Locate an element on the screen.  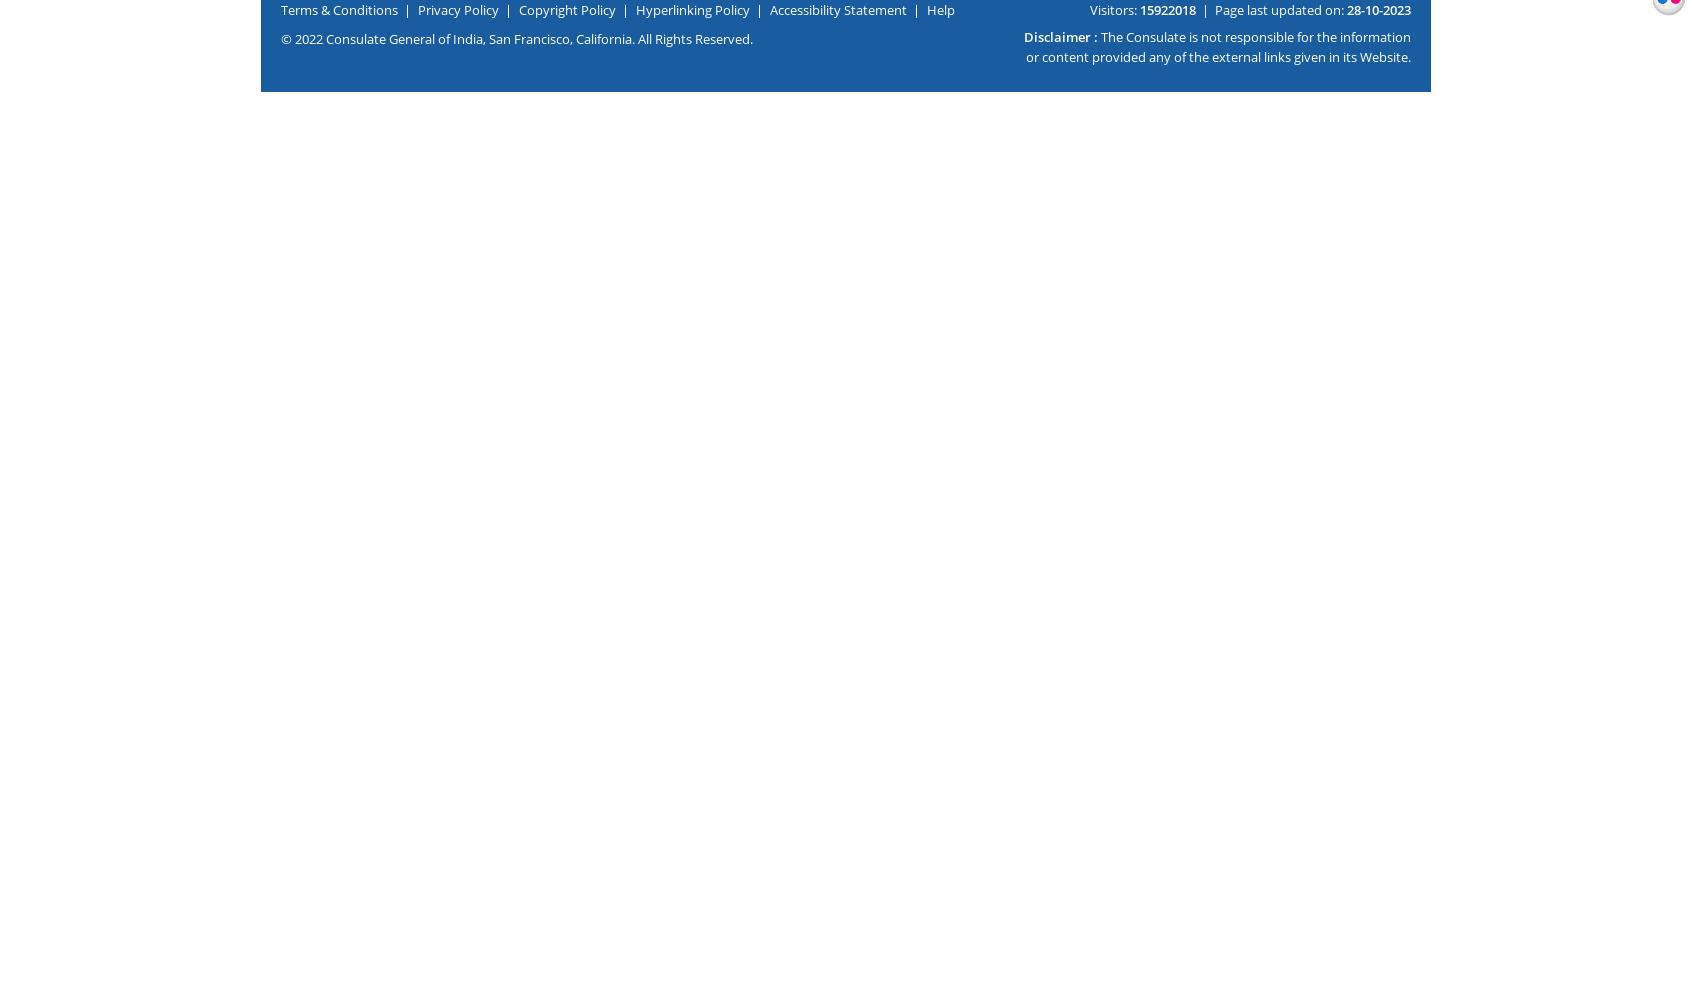
'Accessibility Statement' is located at coordinates (769, 9).